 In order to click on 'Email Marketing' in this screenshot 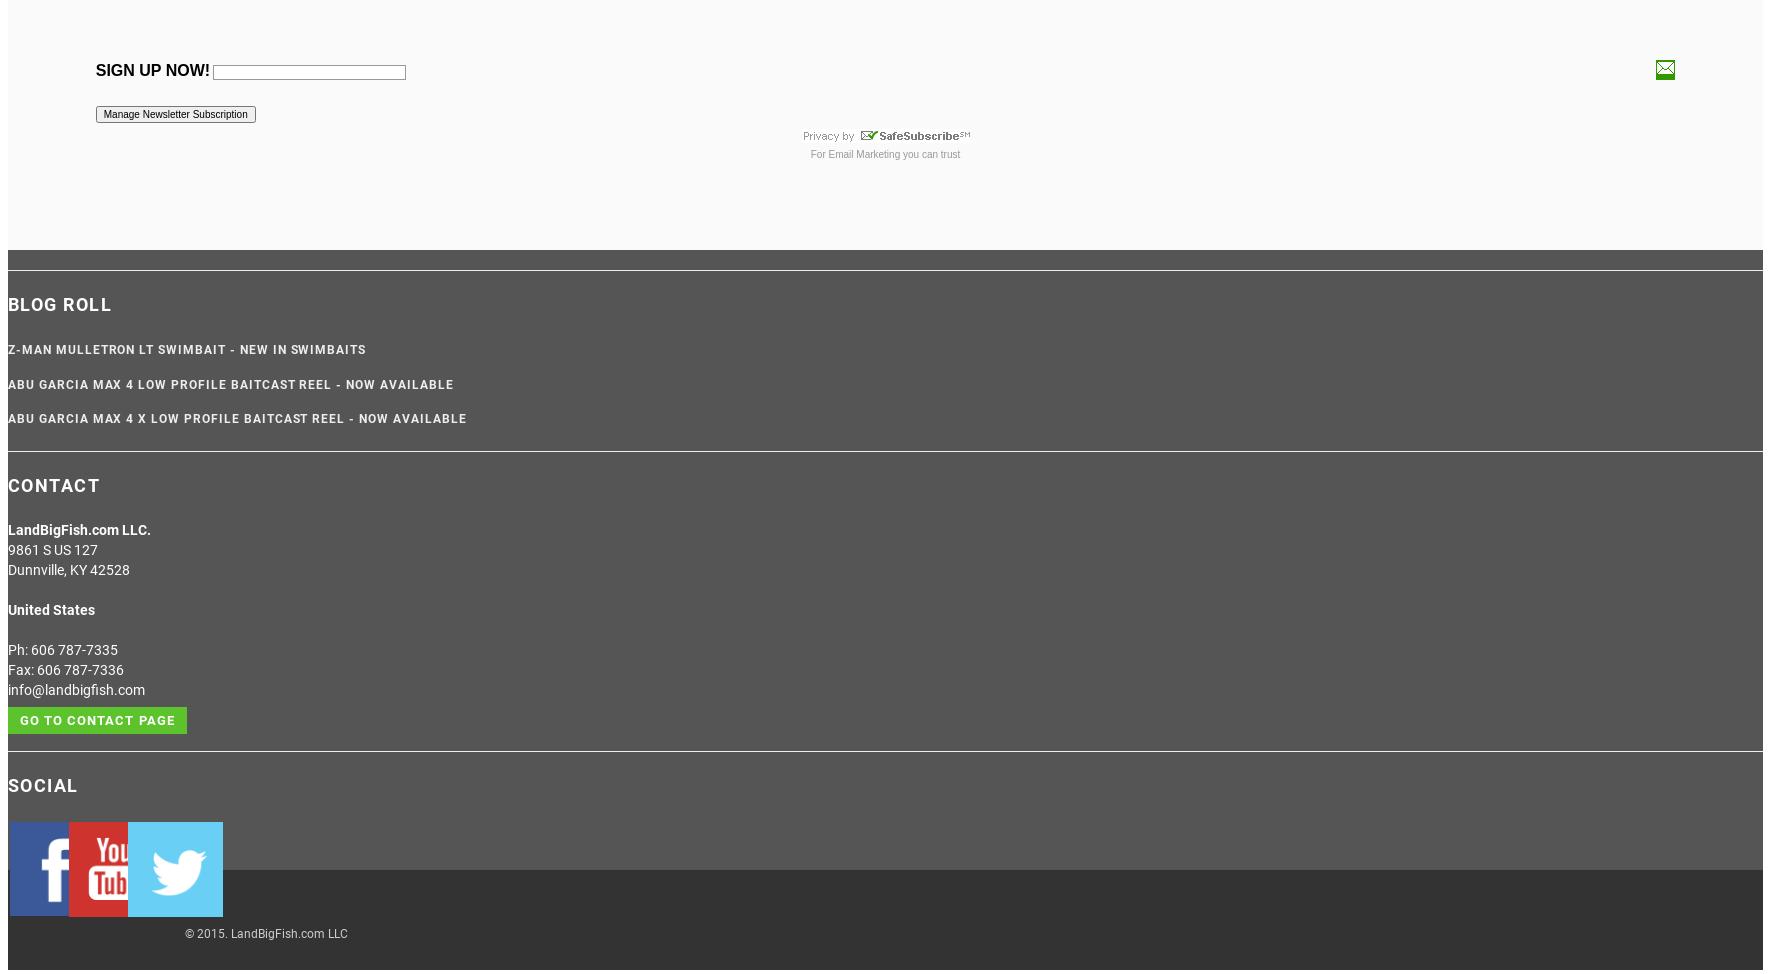, I will do `click(826, 152)`.